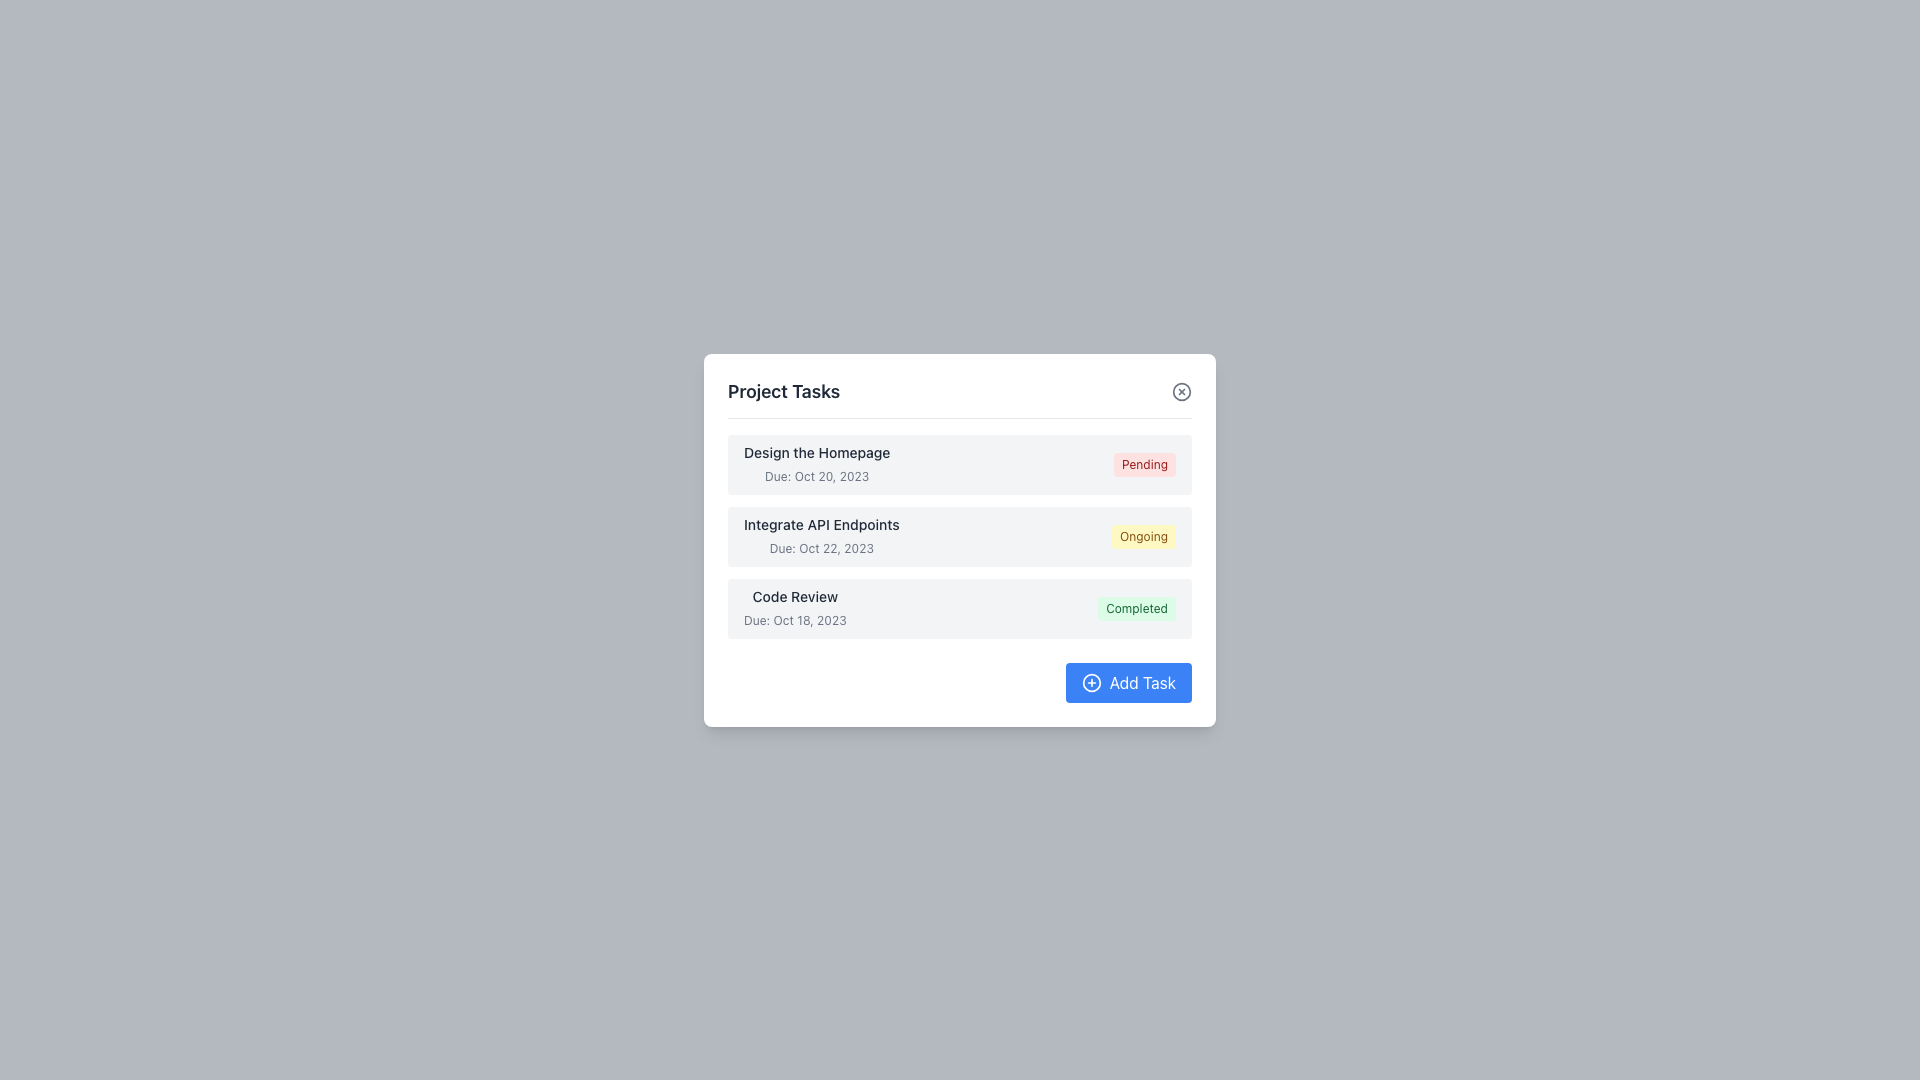 Image resolution: width=1920 pixels, height=1080 pixels. Describe the element at coordinates (794, 619) in the screenshot. I see `the text label displaying 'Due: Oct 18, 2023', which is located below the bold text 'Code Review' within the task card in the 'Project Tasks' box` at that location.